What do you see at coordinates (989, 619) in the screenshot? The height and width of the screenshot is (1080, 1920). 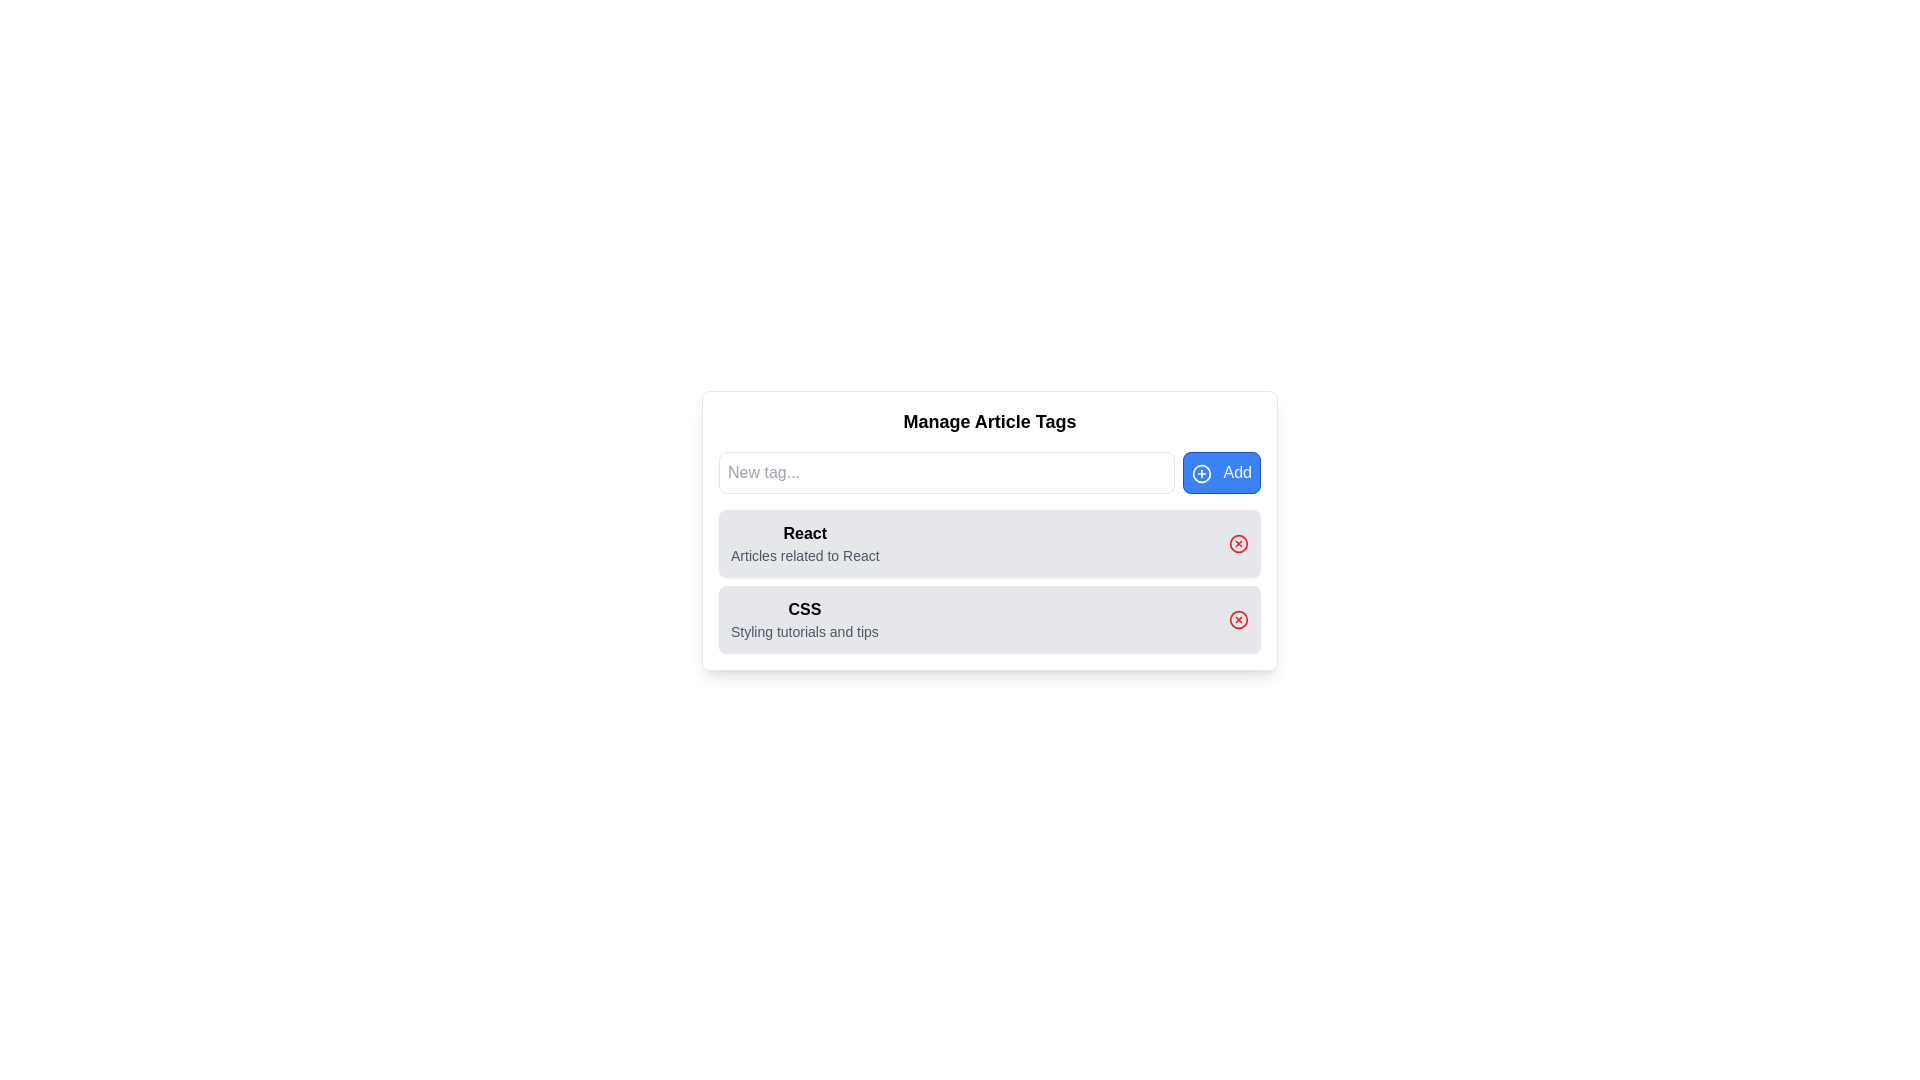 I see `the List item with the label 'CSS' that contains a smaller description 'Styling tutorials and tips' and a red 'X' button on the right-hand side` at bounding box center [989, 619].